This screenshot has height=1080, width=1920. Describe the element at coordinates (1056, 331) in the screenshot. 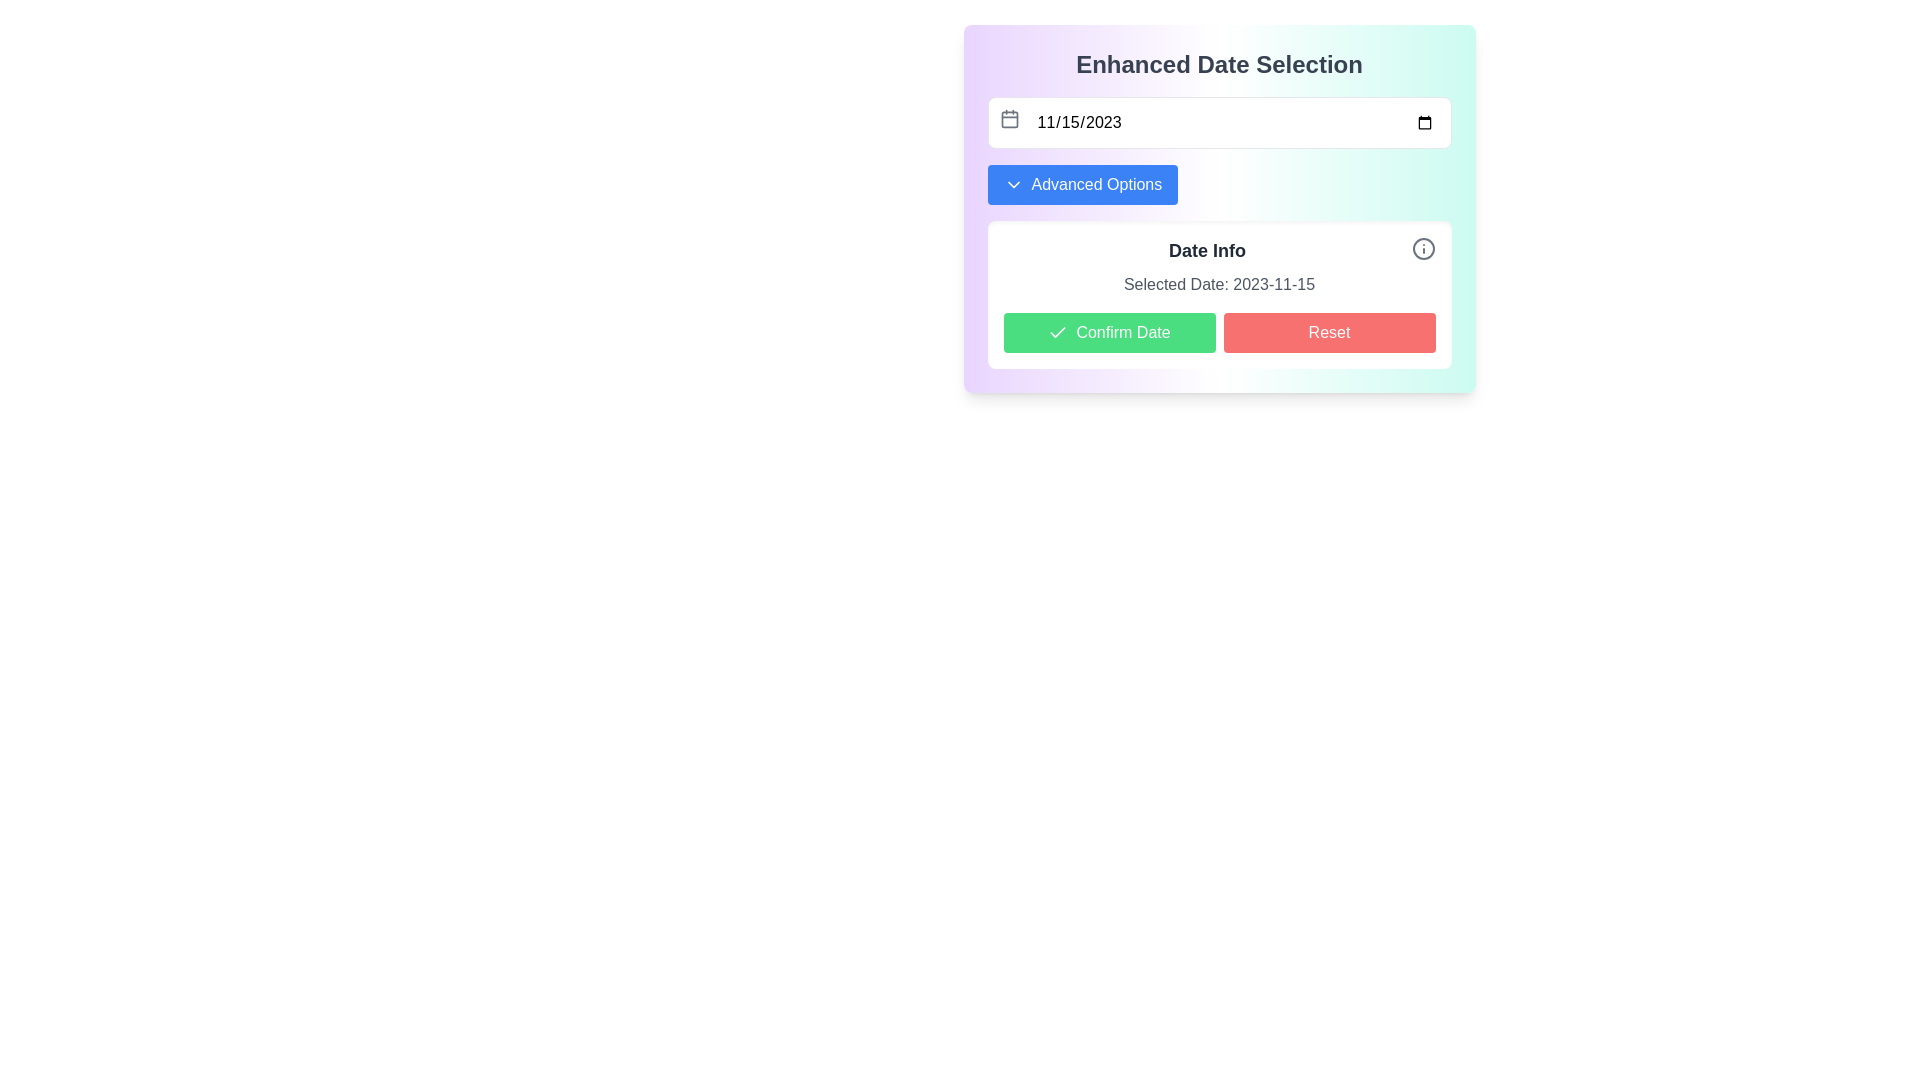

I see `the icon within the green button labeled 'Confirm Date' located in the 'Date Info' section` at that location.